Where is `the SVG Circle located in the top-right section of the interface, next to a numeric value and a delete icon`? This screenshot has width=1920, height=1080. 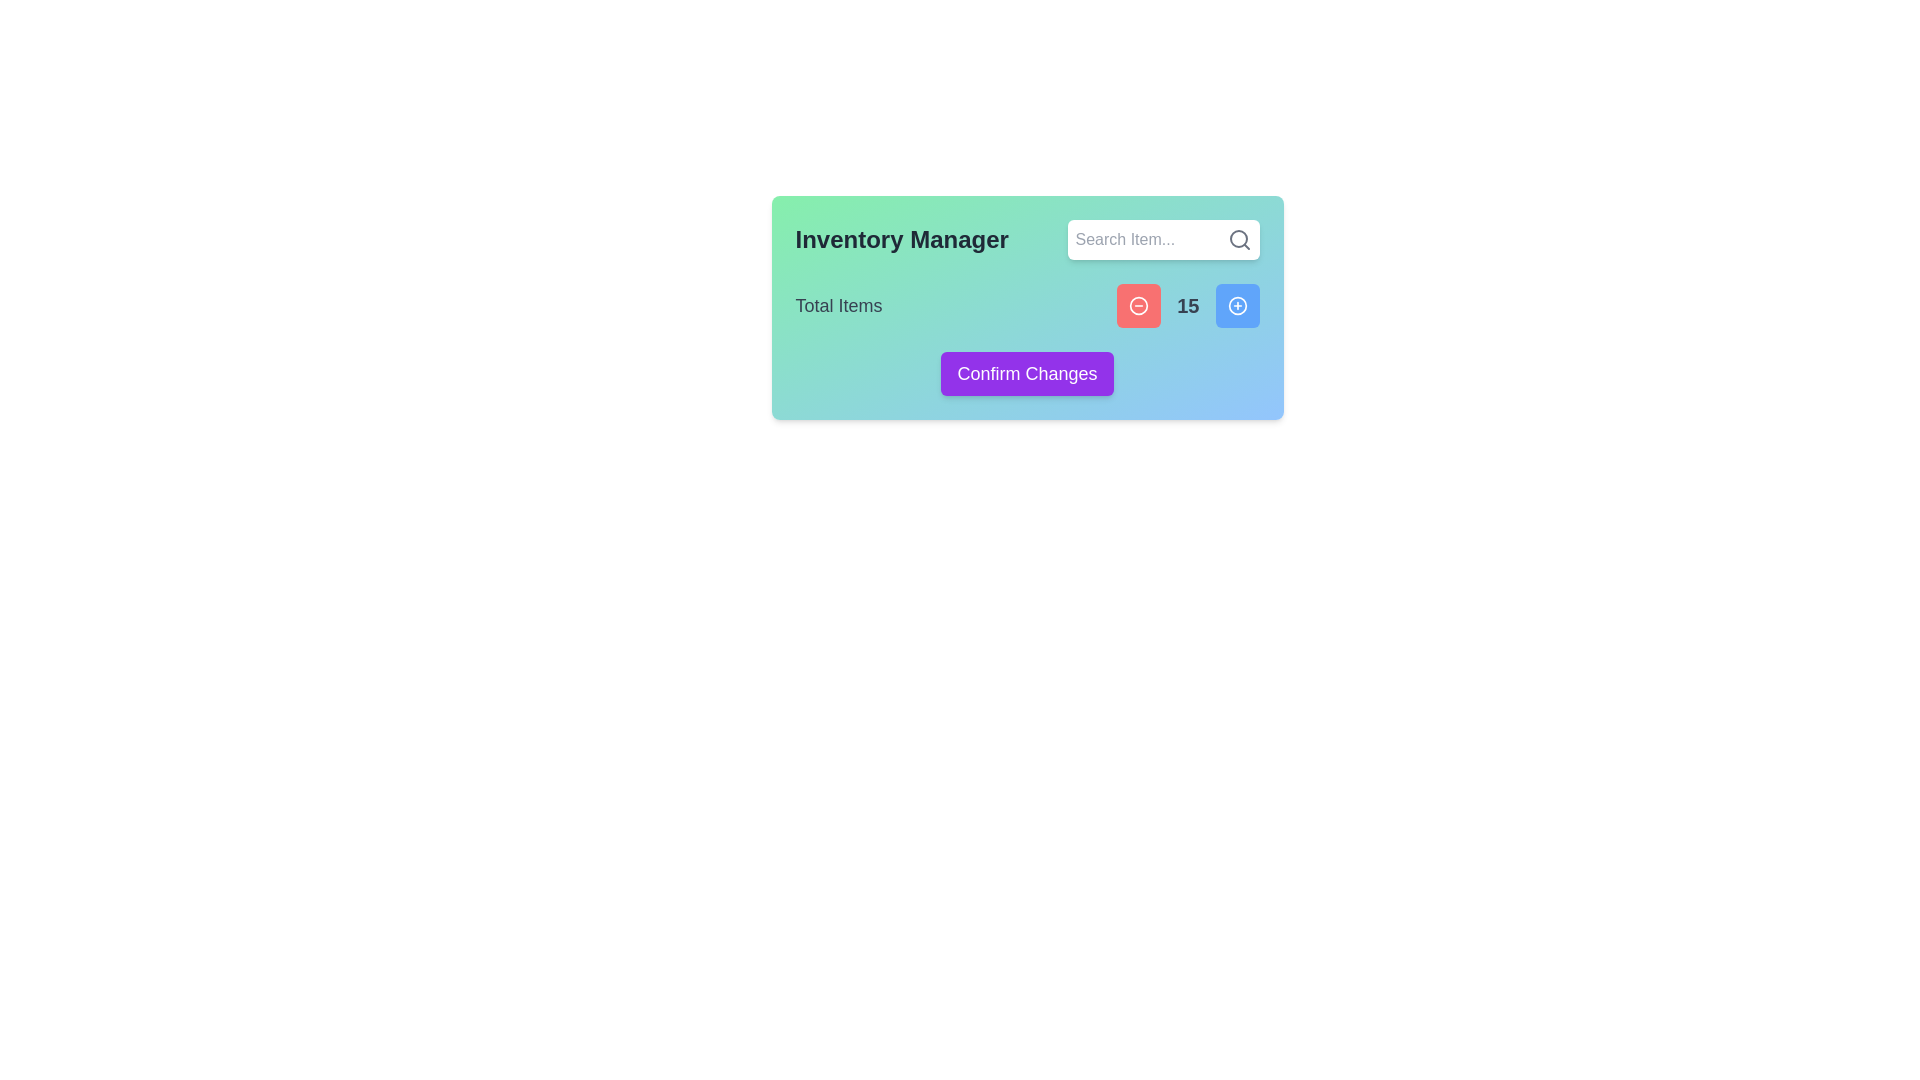
the SVG Circle located in the top-right section of the interface, next to a numeric value and a delete icon is located at coordinates (1236, 305).